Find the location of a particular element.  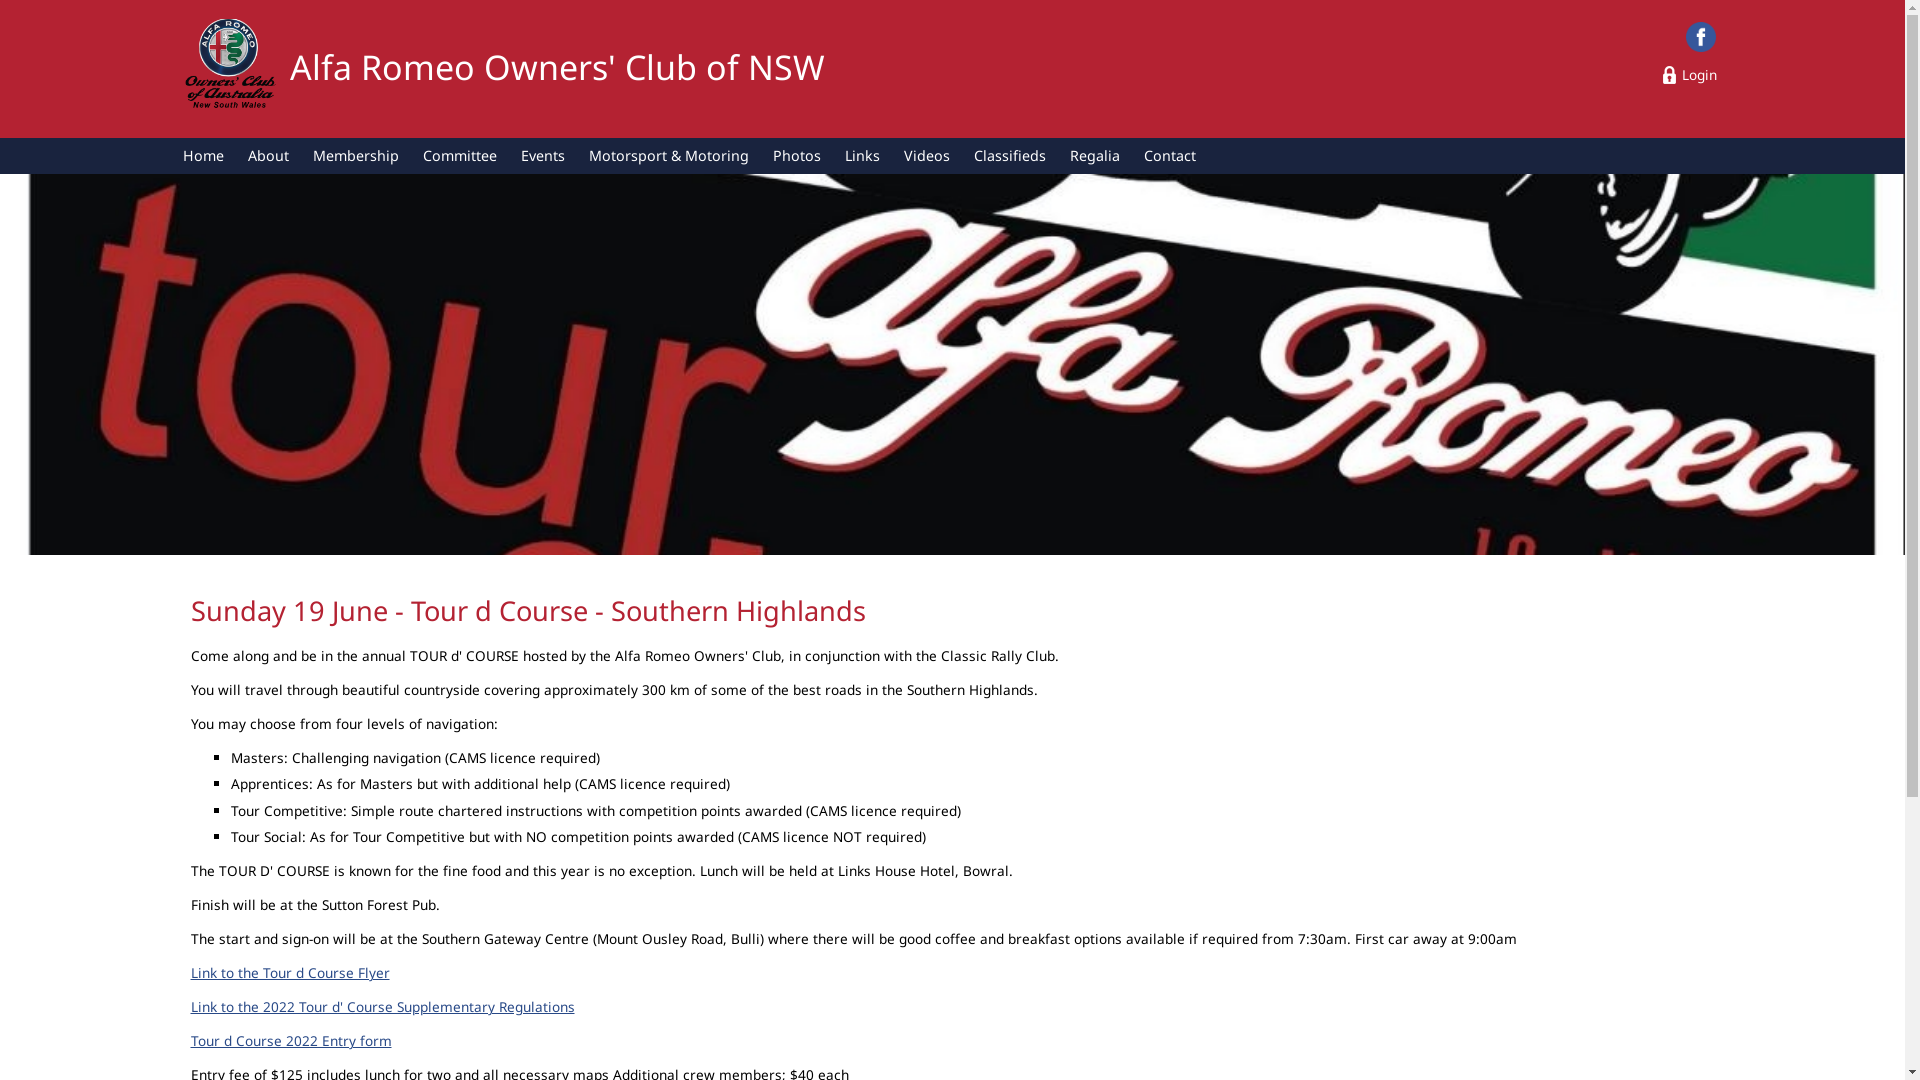

'Home page' is located at coordinates (229, 65).